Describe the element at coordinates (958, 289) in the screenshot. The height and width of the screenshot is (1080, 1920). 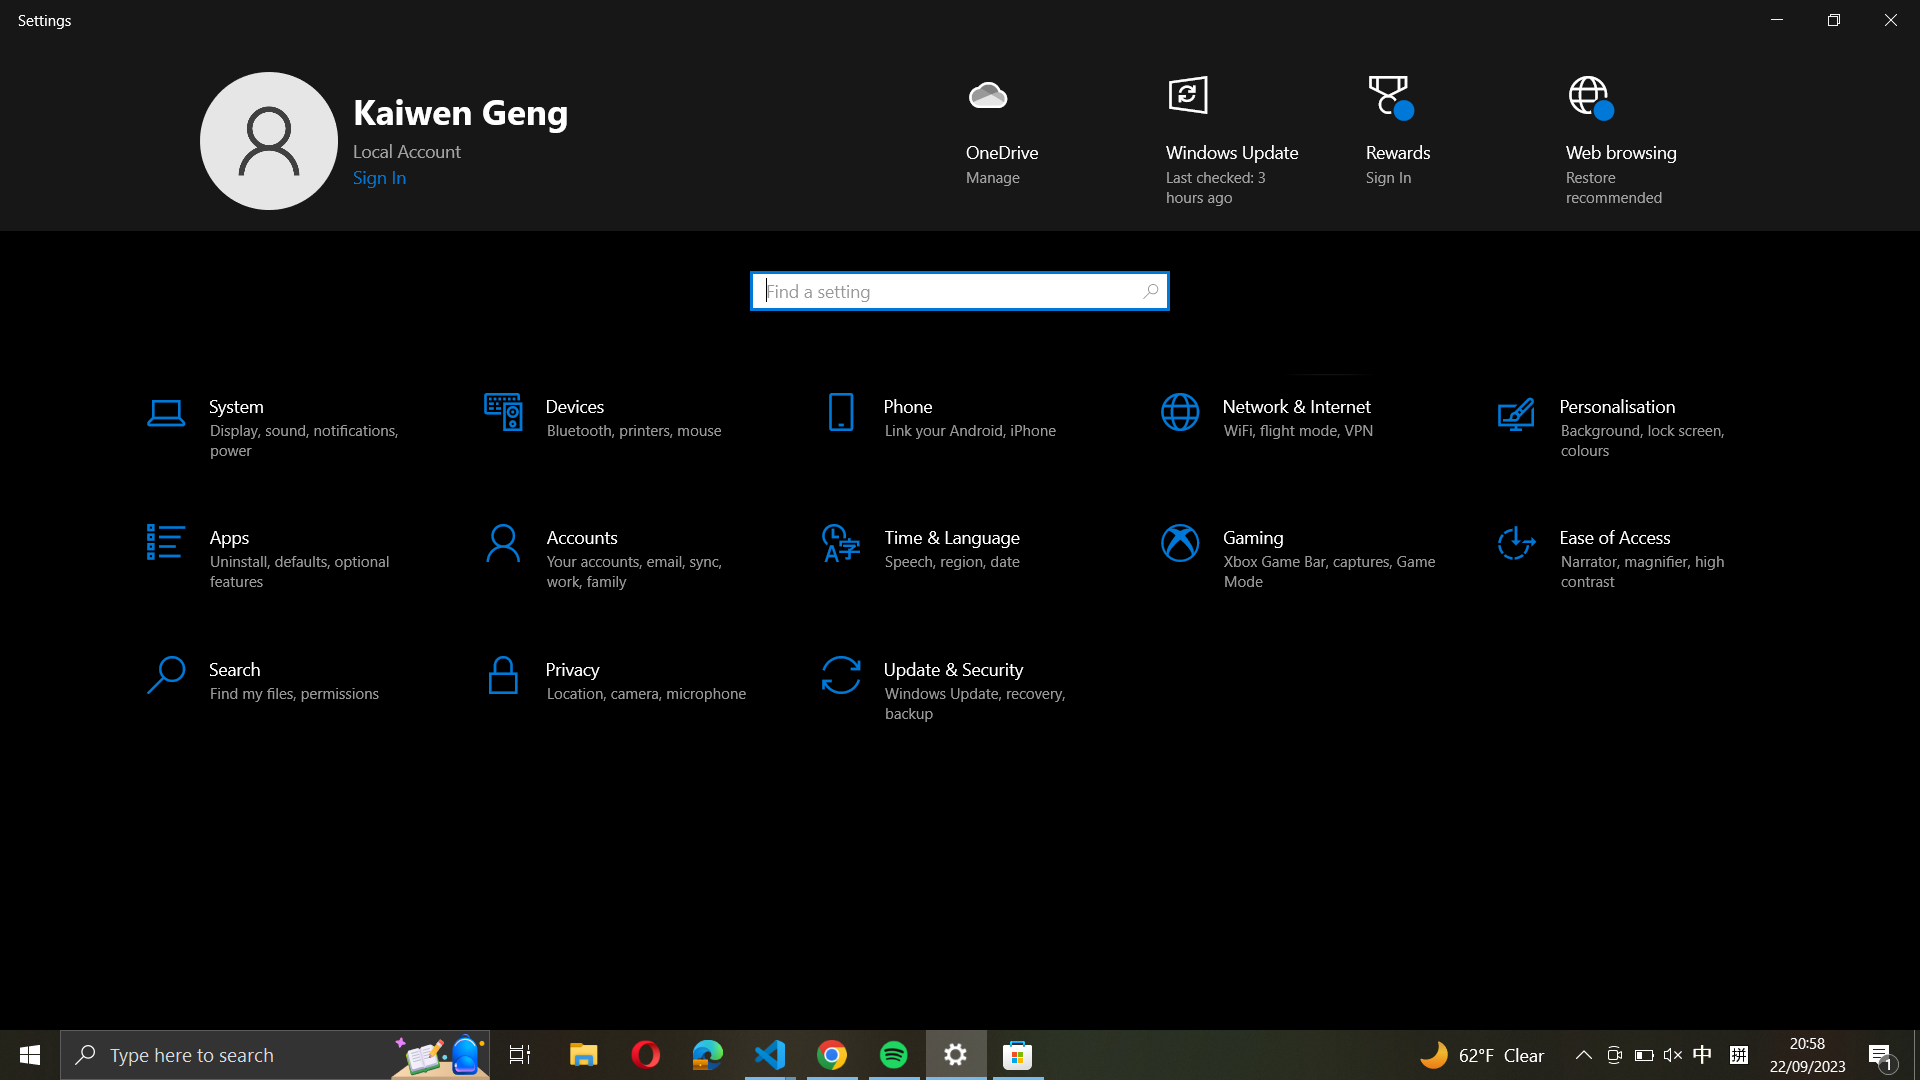
I see `and open the "Lock screen settings" from the search bar` at that location.